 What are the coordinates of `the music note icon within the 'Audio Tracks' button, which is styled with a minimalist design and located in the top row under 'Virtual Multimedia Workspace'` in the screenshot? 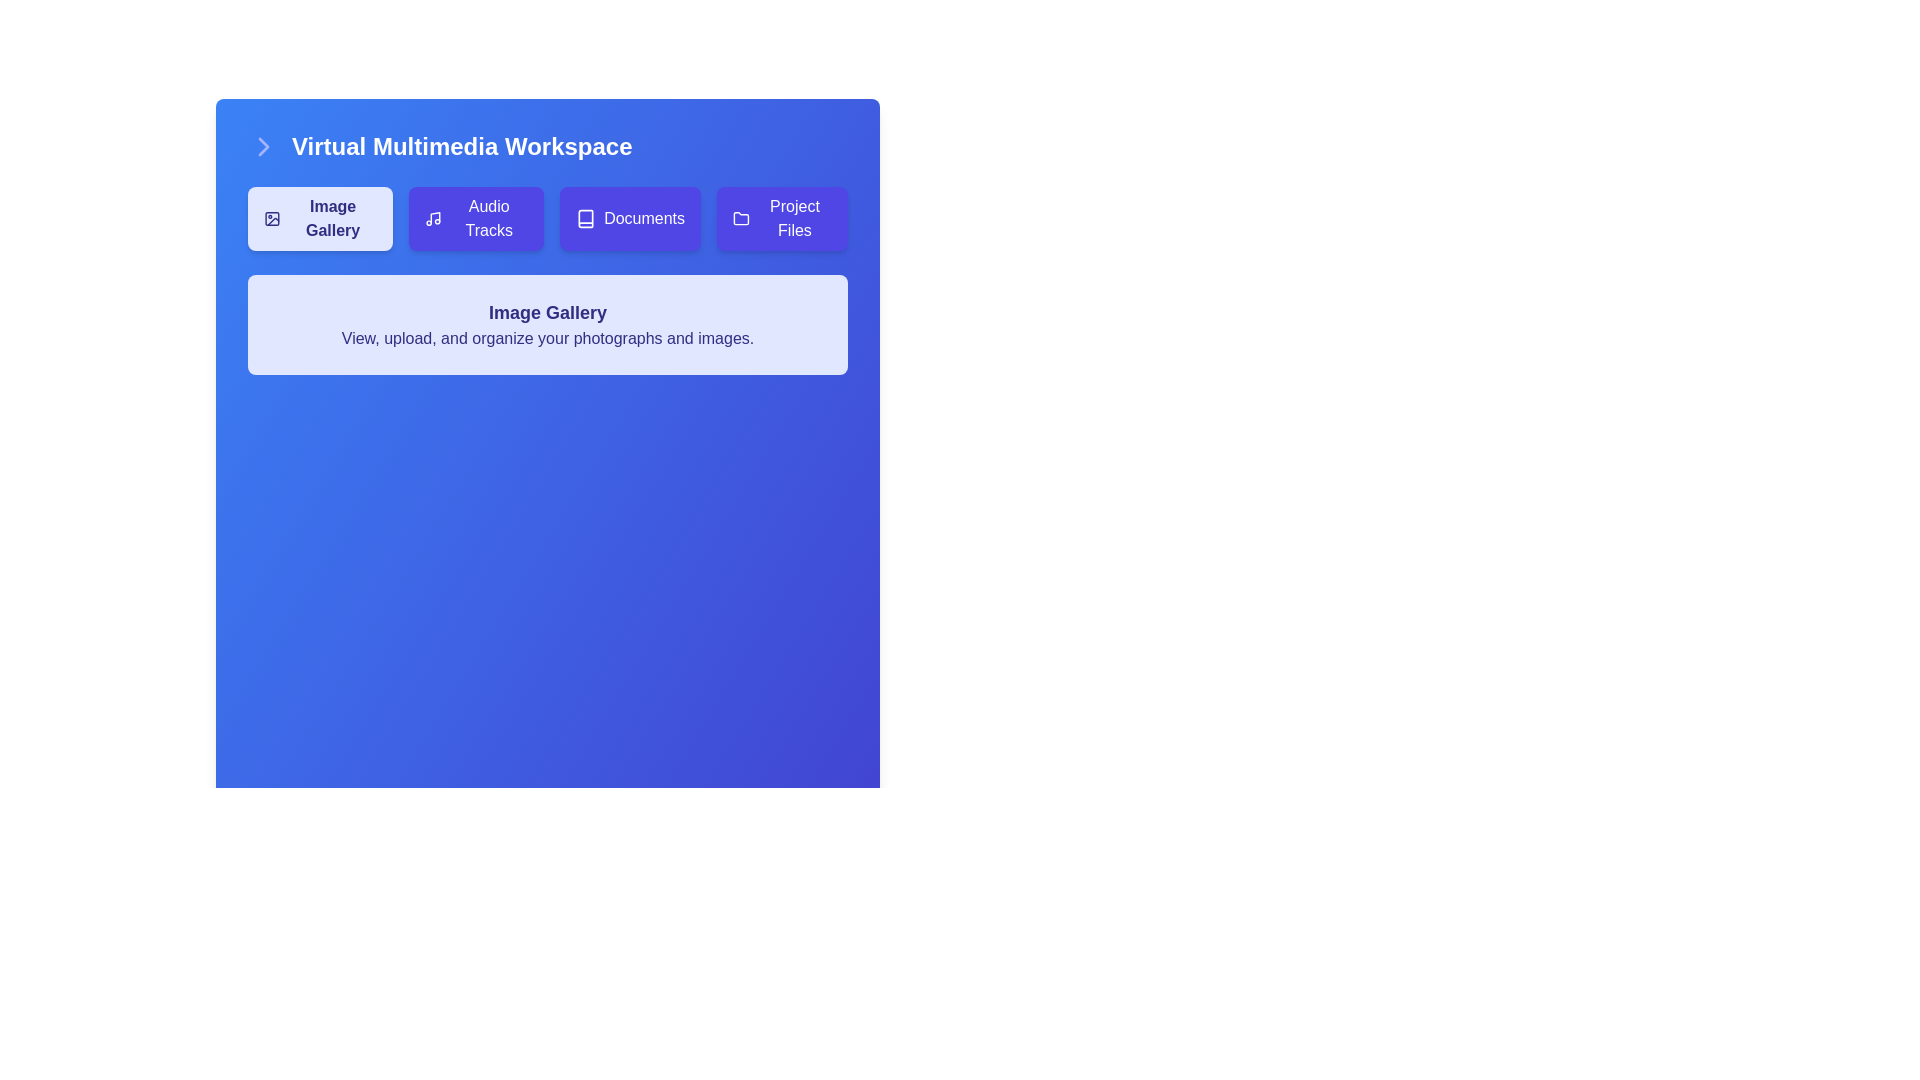 It's located at (432, 219).